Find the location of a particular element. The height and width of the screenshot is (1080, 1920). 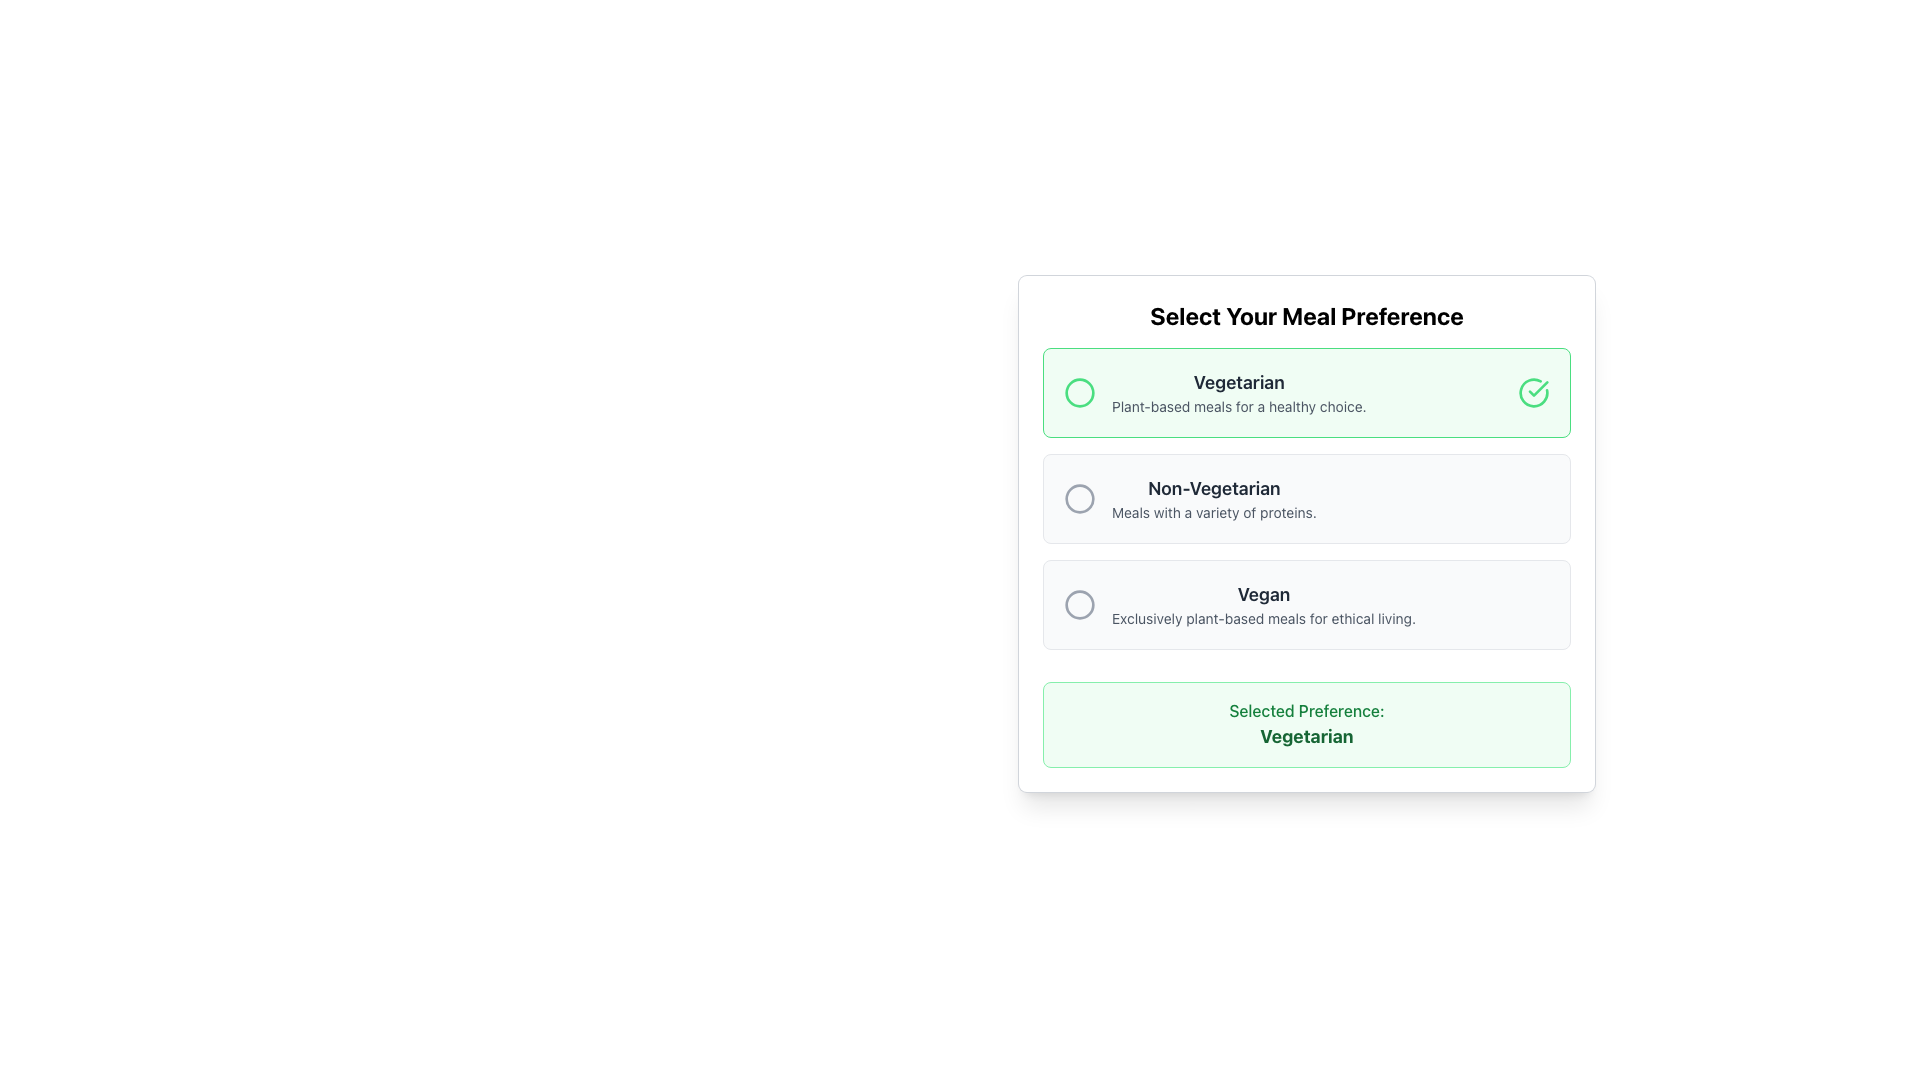

the Text Label that indicates the context of the selected meal preference, positioned at the bottom of the form above the 'Vegetarian' choice is located at coordinates (1306, 709).